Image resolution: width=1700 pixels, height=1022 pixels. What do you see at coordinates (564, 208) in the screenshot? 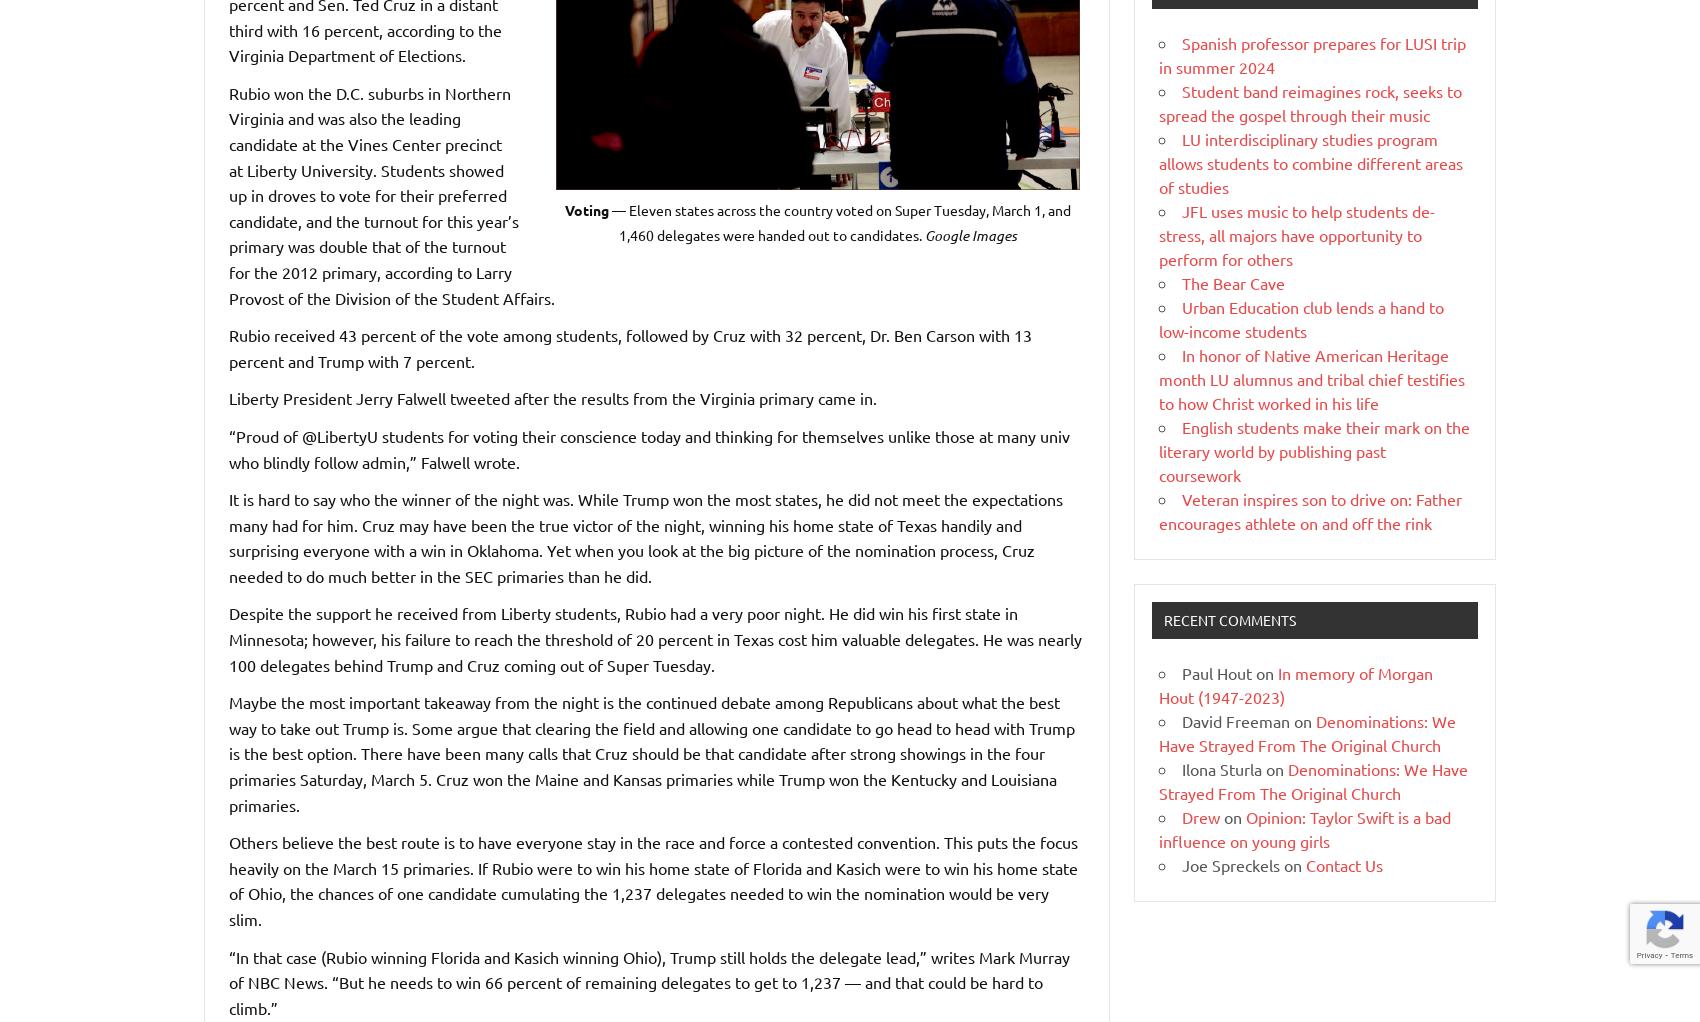
I see `'Voting'` at bounding box center [564, 208].